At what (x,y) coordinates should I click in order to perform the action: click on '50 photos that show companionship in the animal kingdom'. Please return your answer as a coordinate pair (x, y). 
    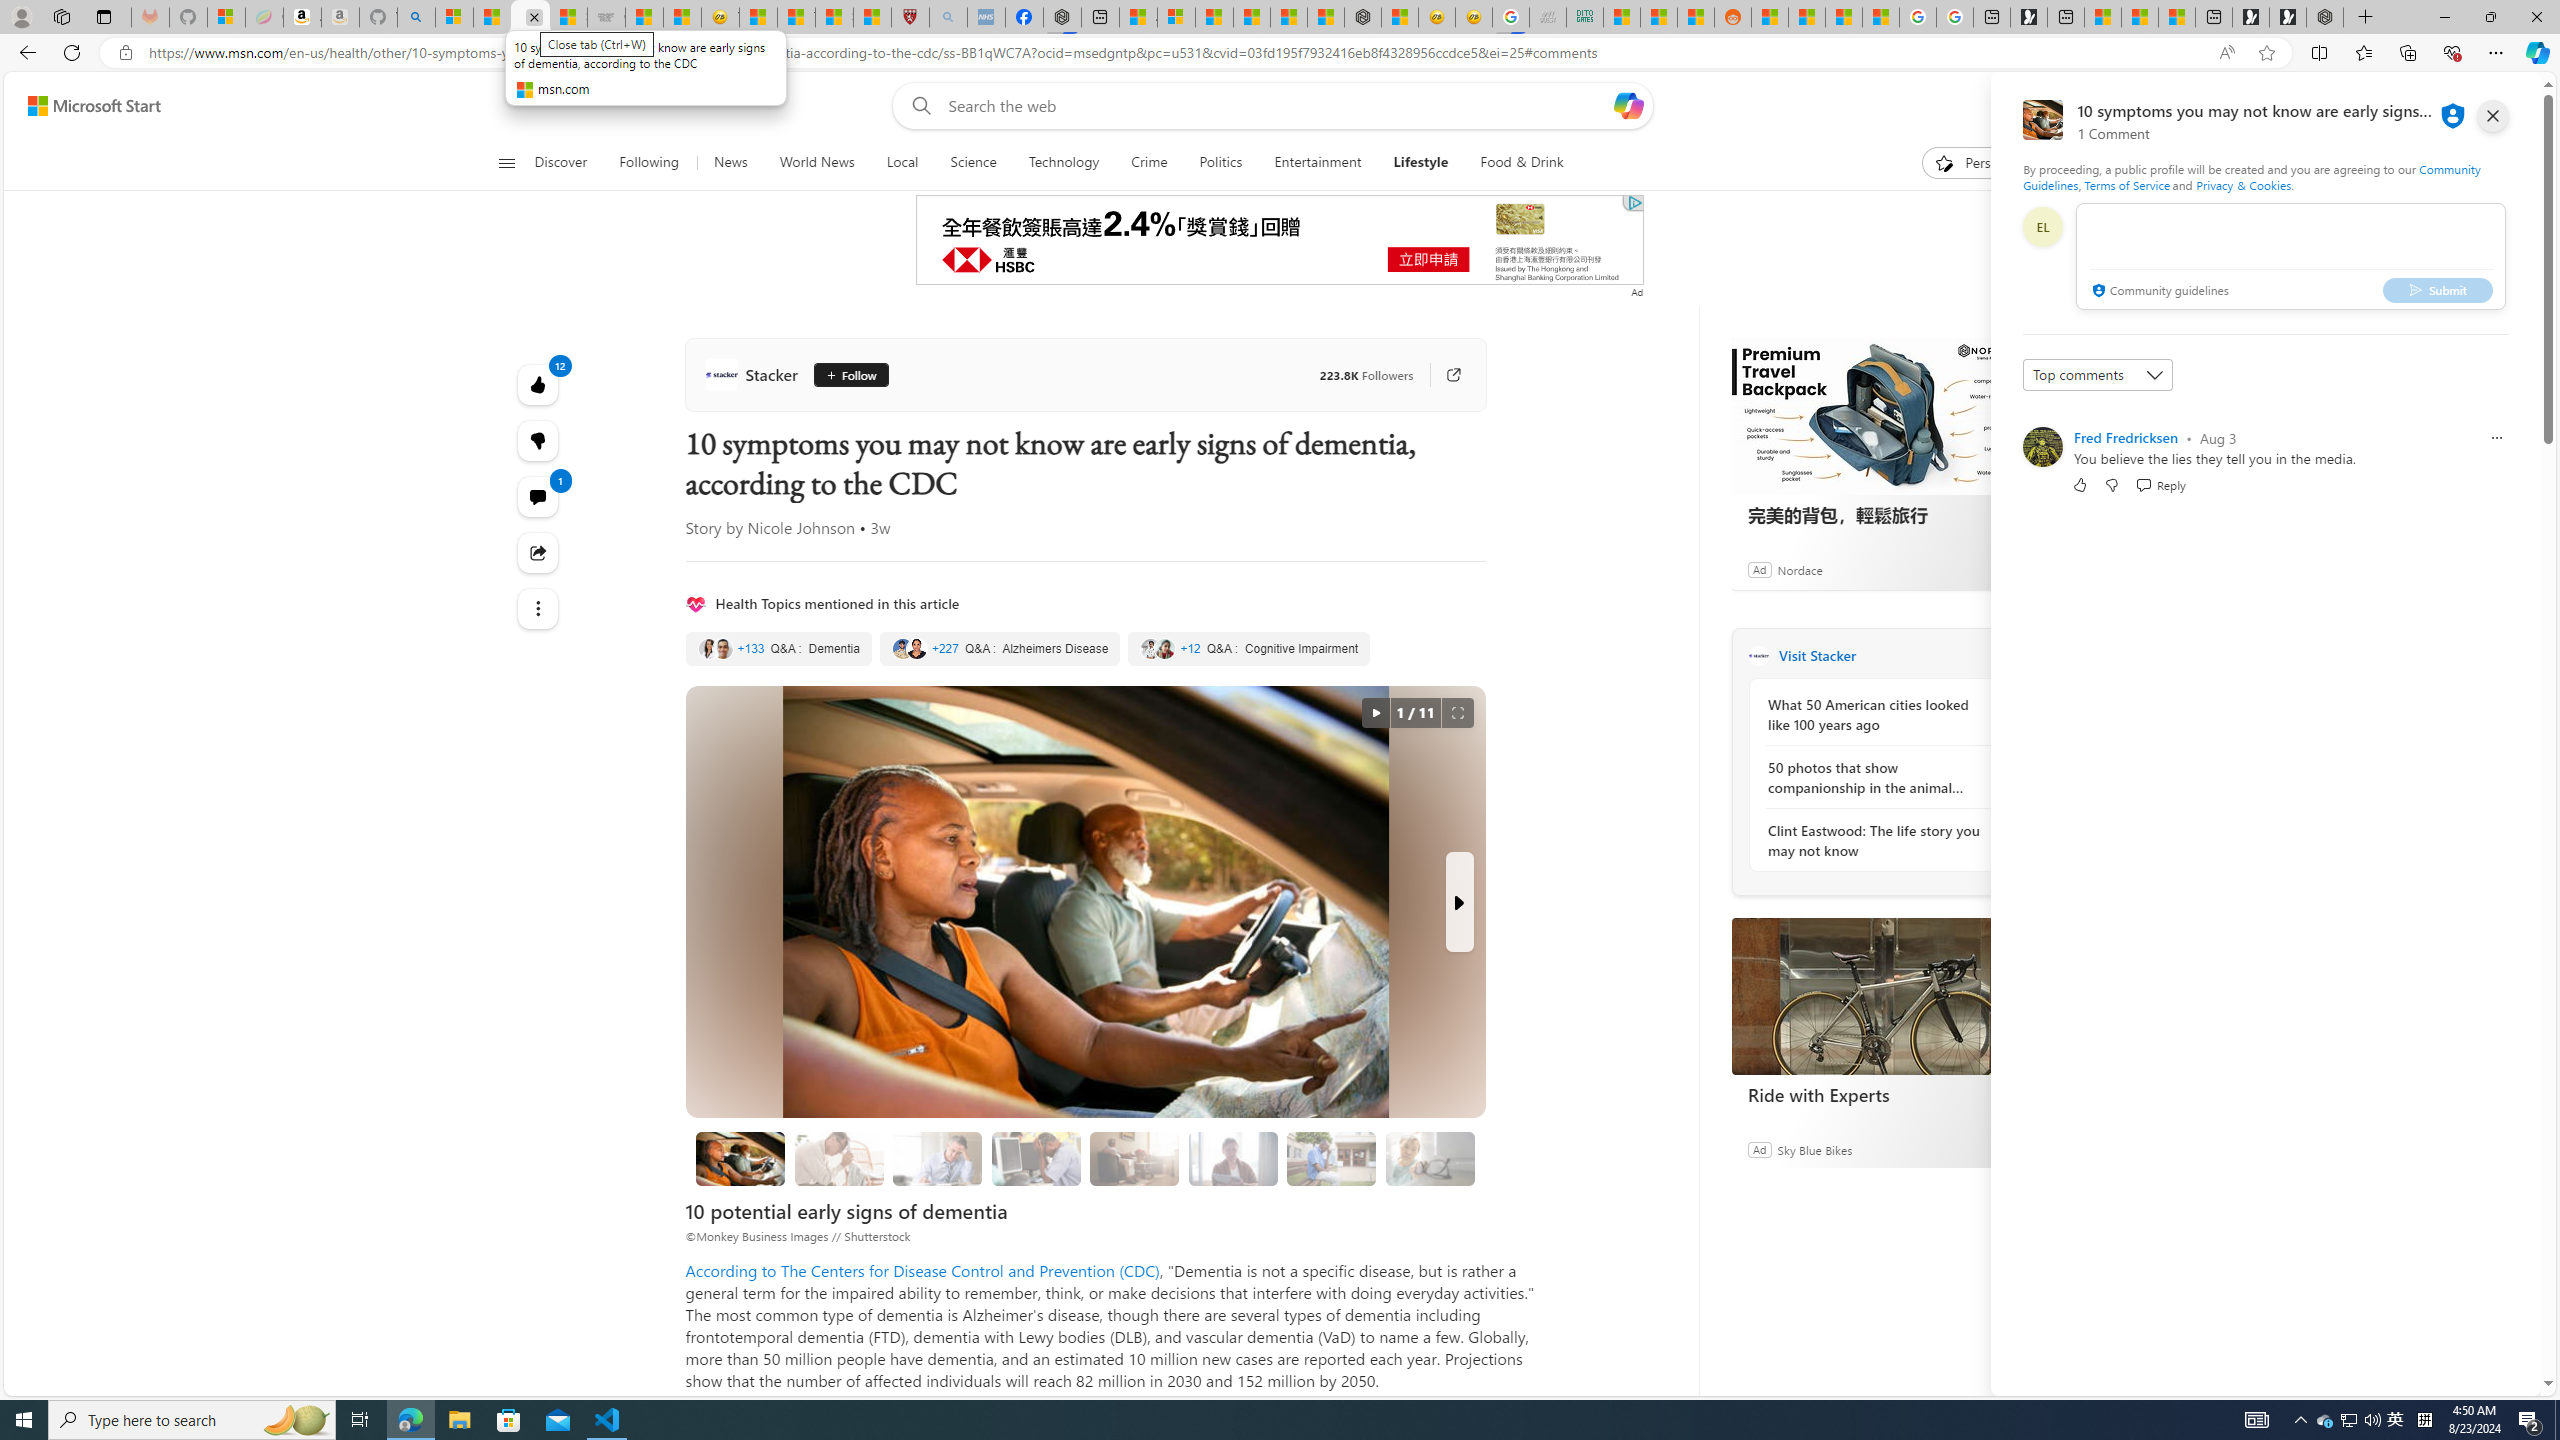
    Looking at the image, I should click on (1875, 777).